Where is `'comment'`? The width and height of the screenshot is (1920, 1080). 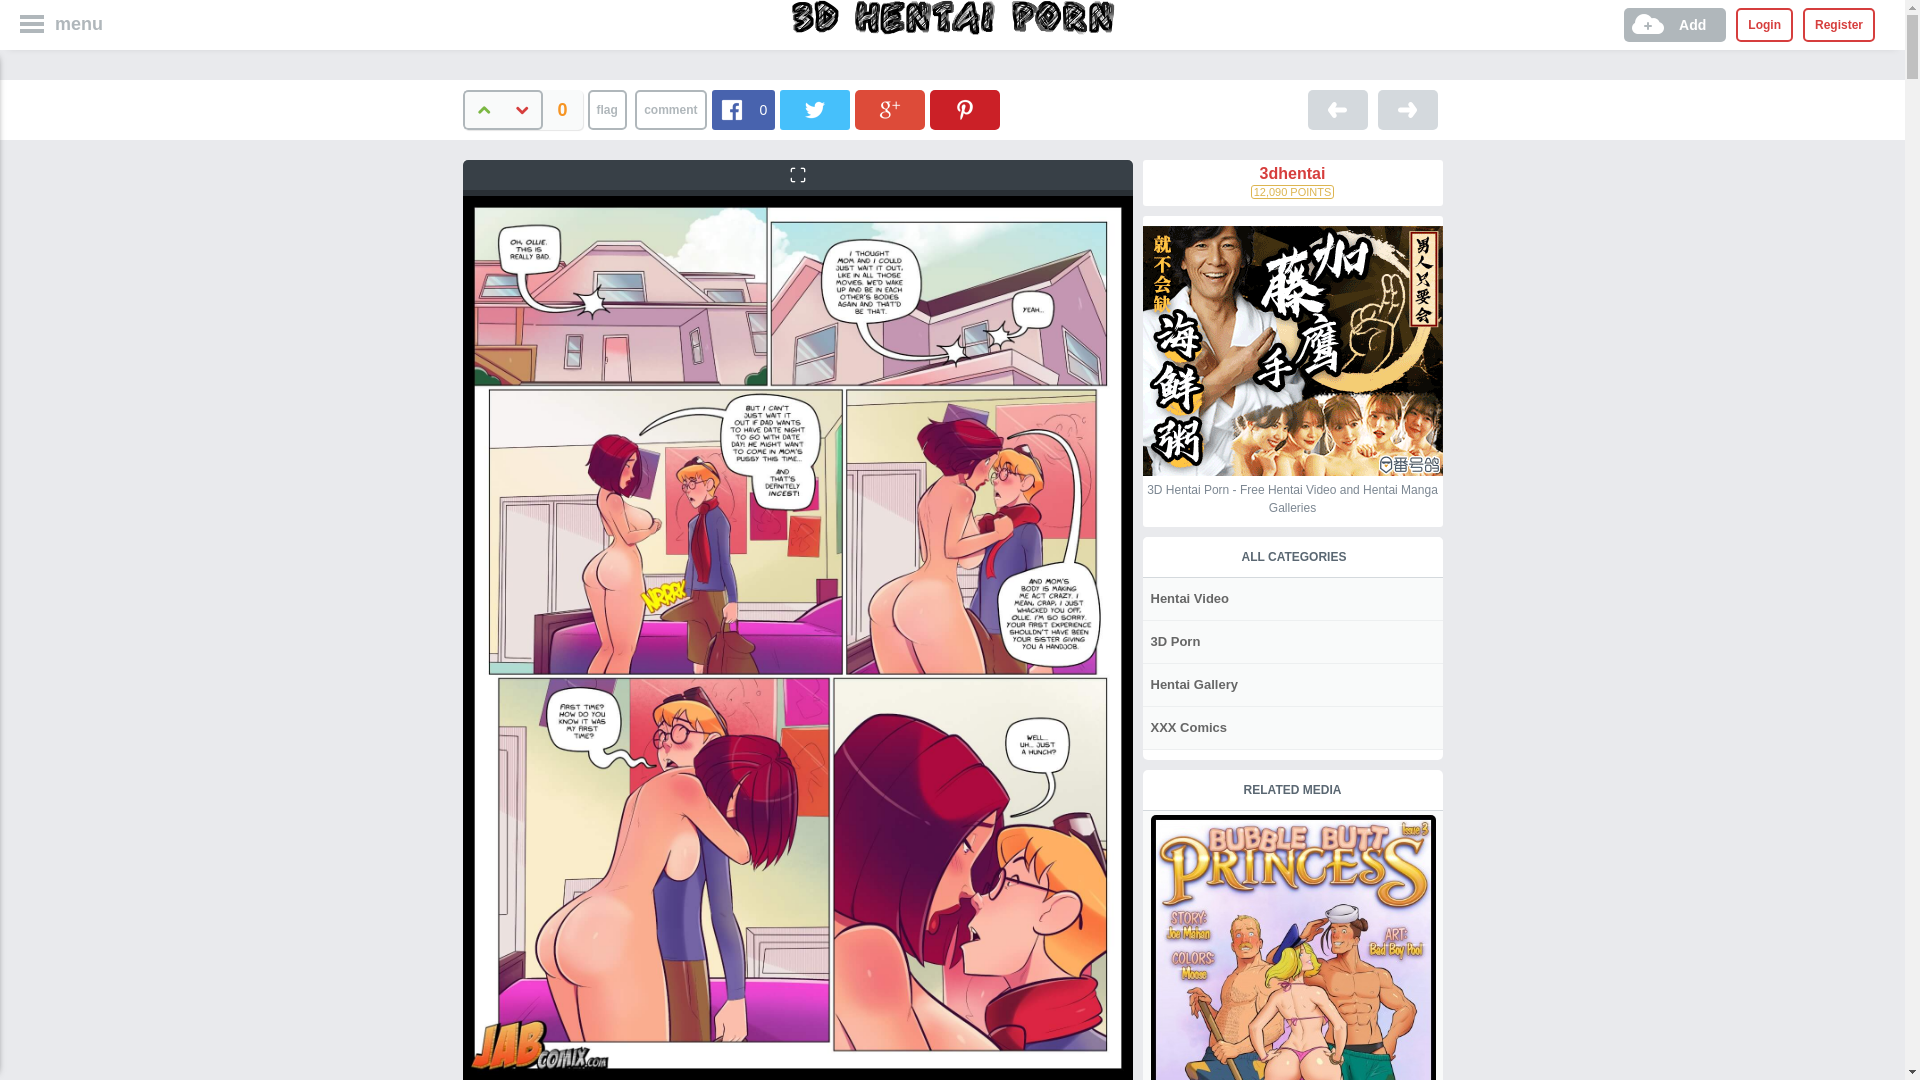
'comment' is located at coordinates (670, 110).